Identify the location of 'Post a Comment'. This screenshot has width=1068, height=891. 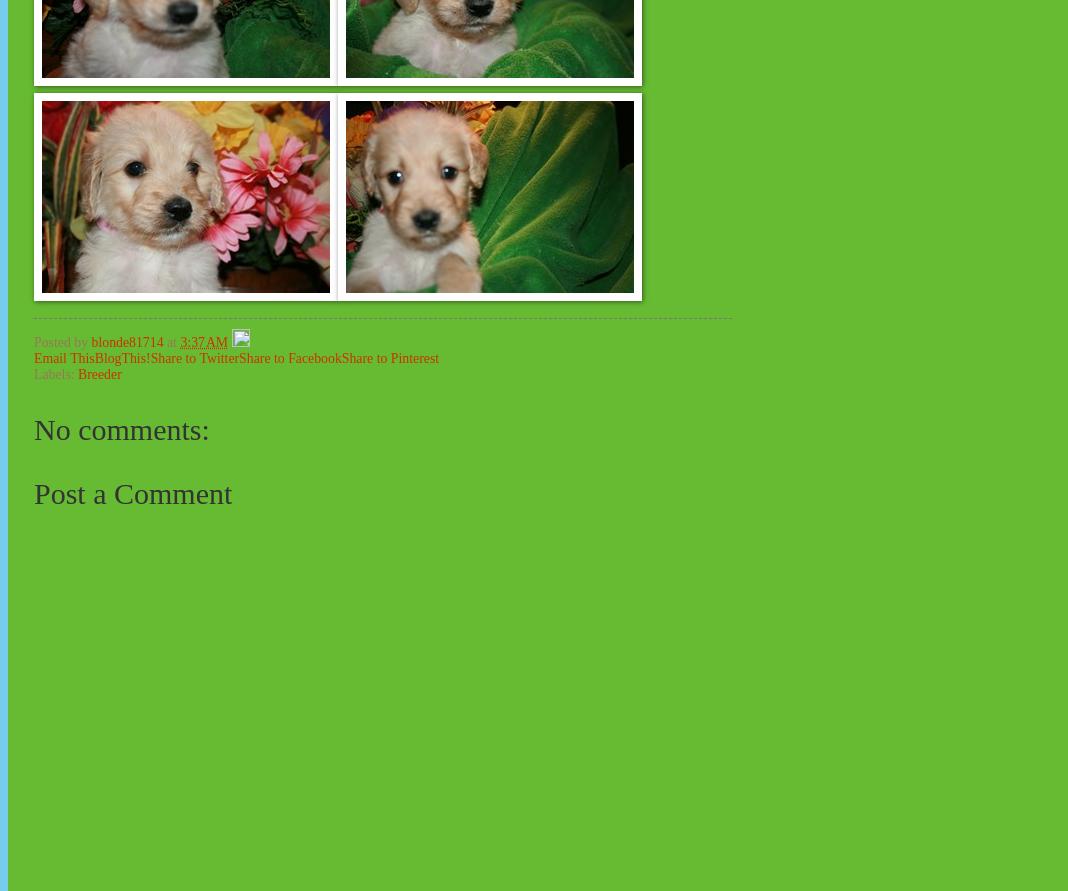
(131, 491).